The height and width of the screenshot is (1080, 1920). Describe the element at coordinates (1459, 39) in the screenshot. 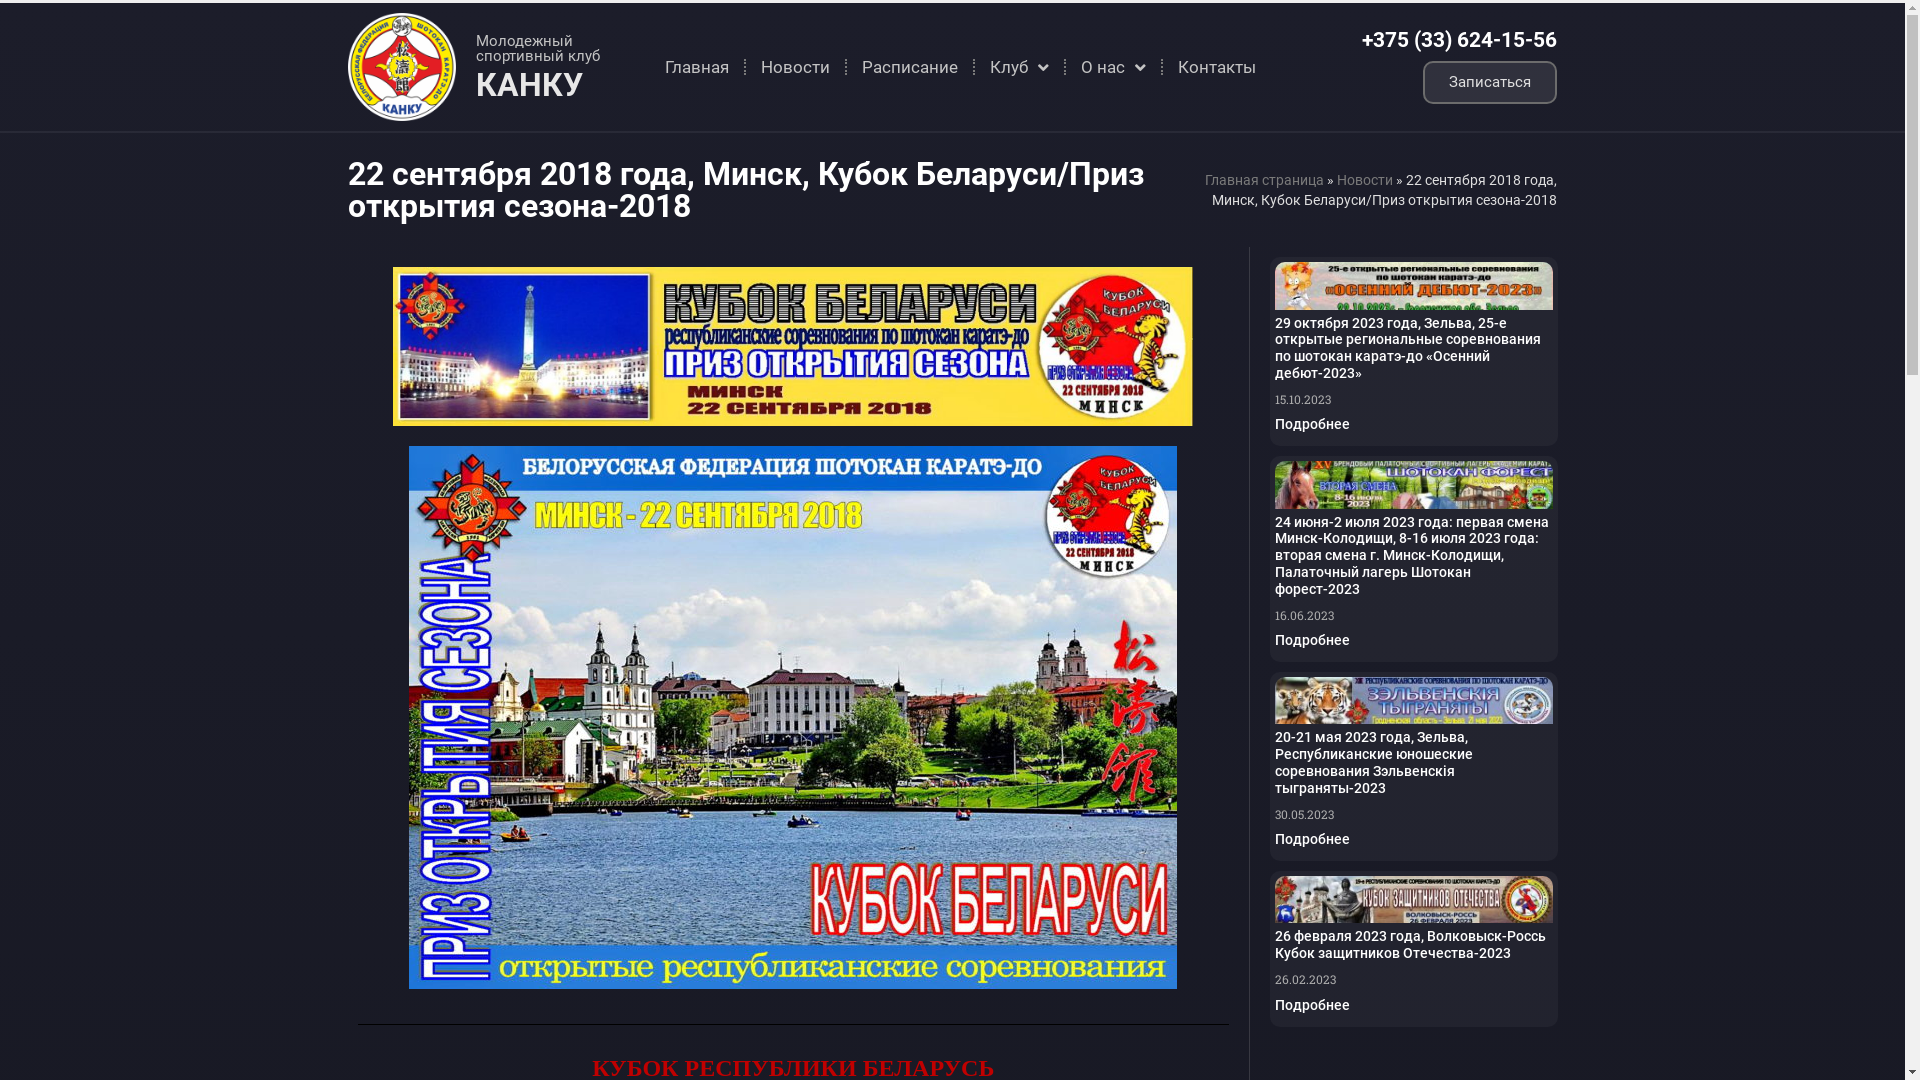

I see `'+375 (33) 624-15-56'` at that location.